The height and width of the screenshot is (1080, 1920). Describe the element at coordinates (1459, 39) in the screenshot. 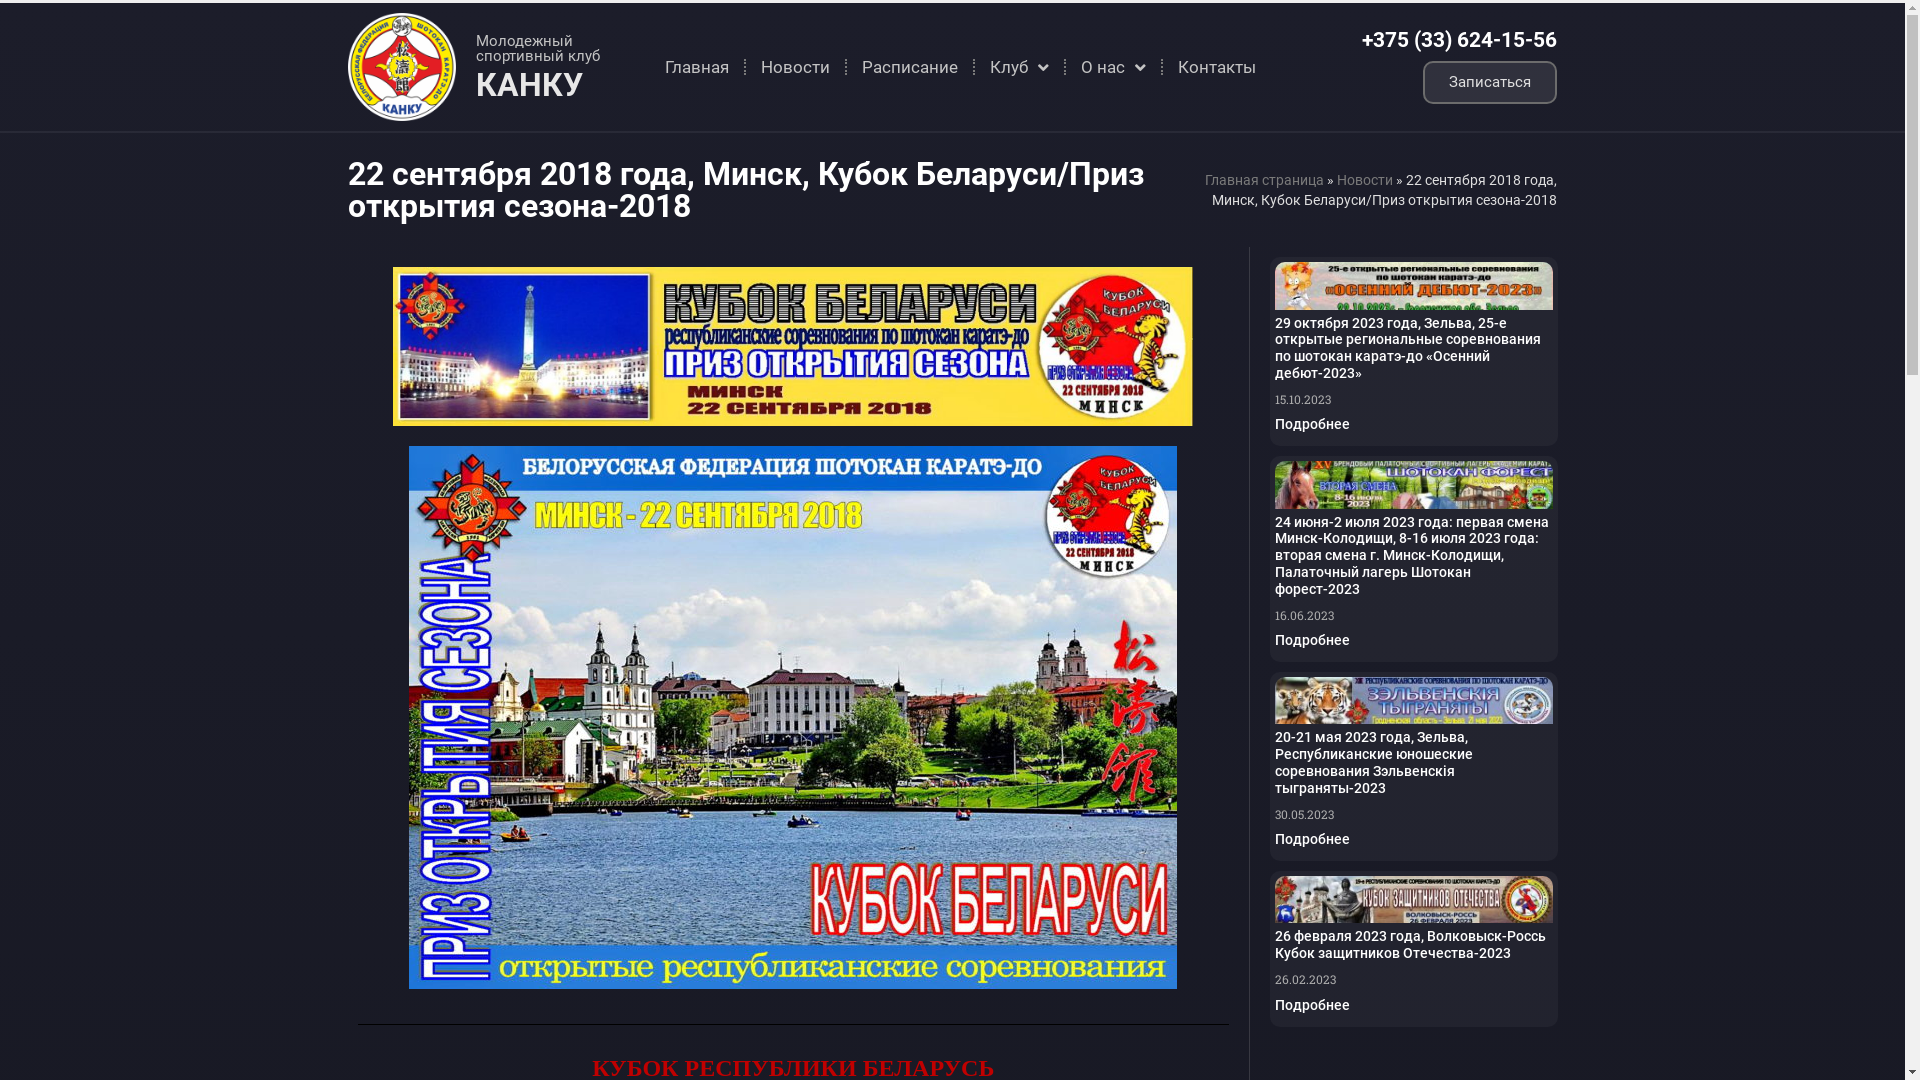

I see `'+375 (33) 624-15-56'` at that location.